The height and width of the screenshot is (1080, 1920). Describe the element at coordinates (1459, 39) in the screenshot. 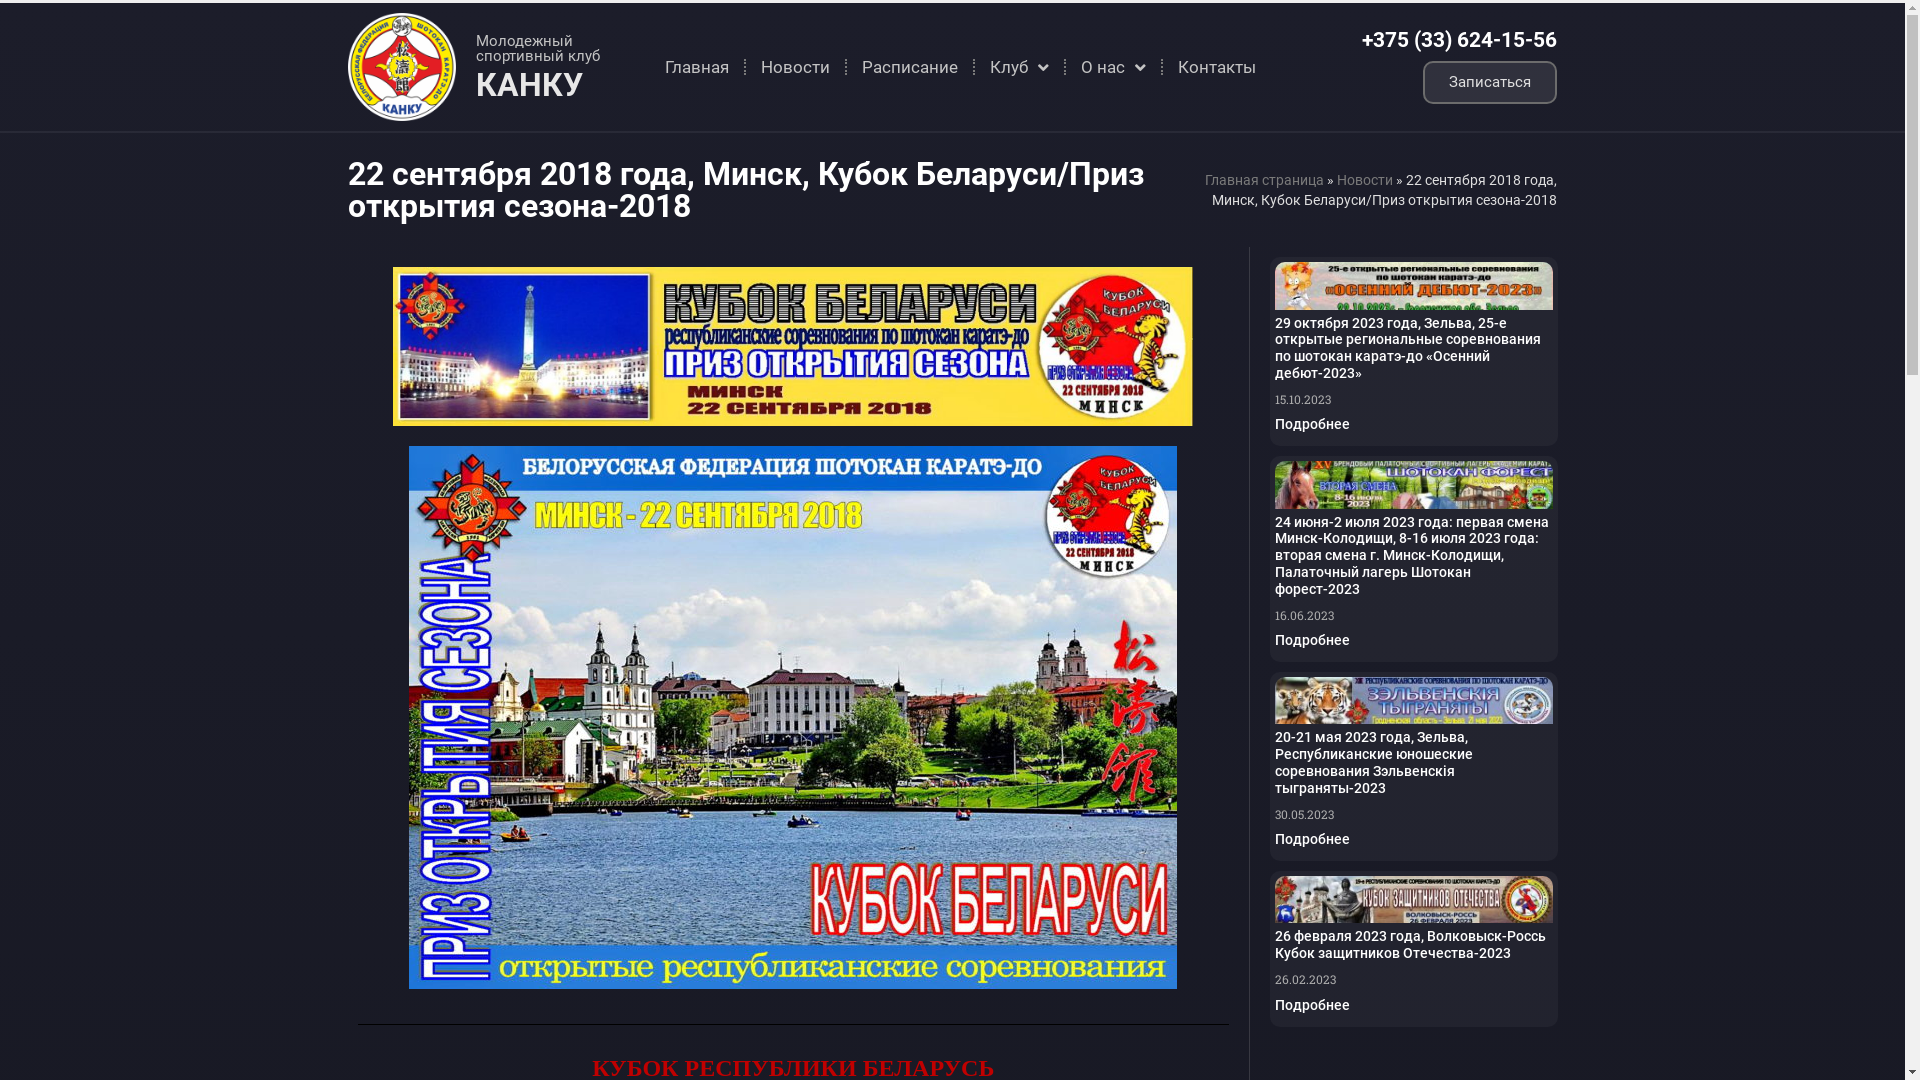

I see `'+375 (33) 624-15-56'` at that location.